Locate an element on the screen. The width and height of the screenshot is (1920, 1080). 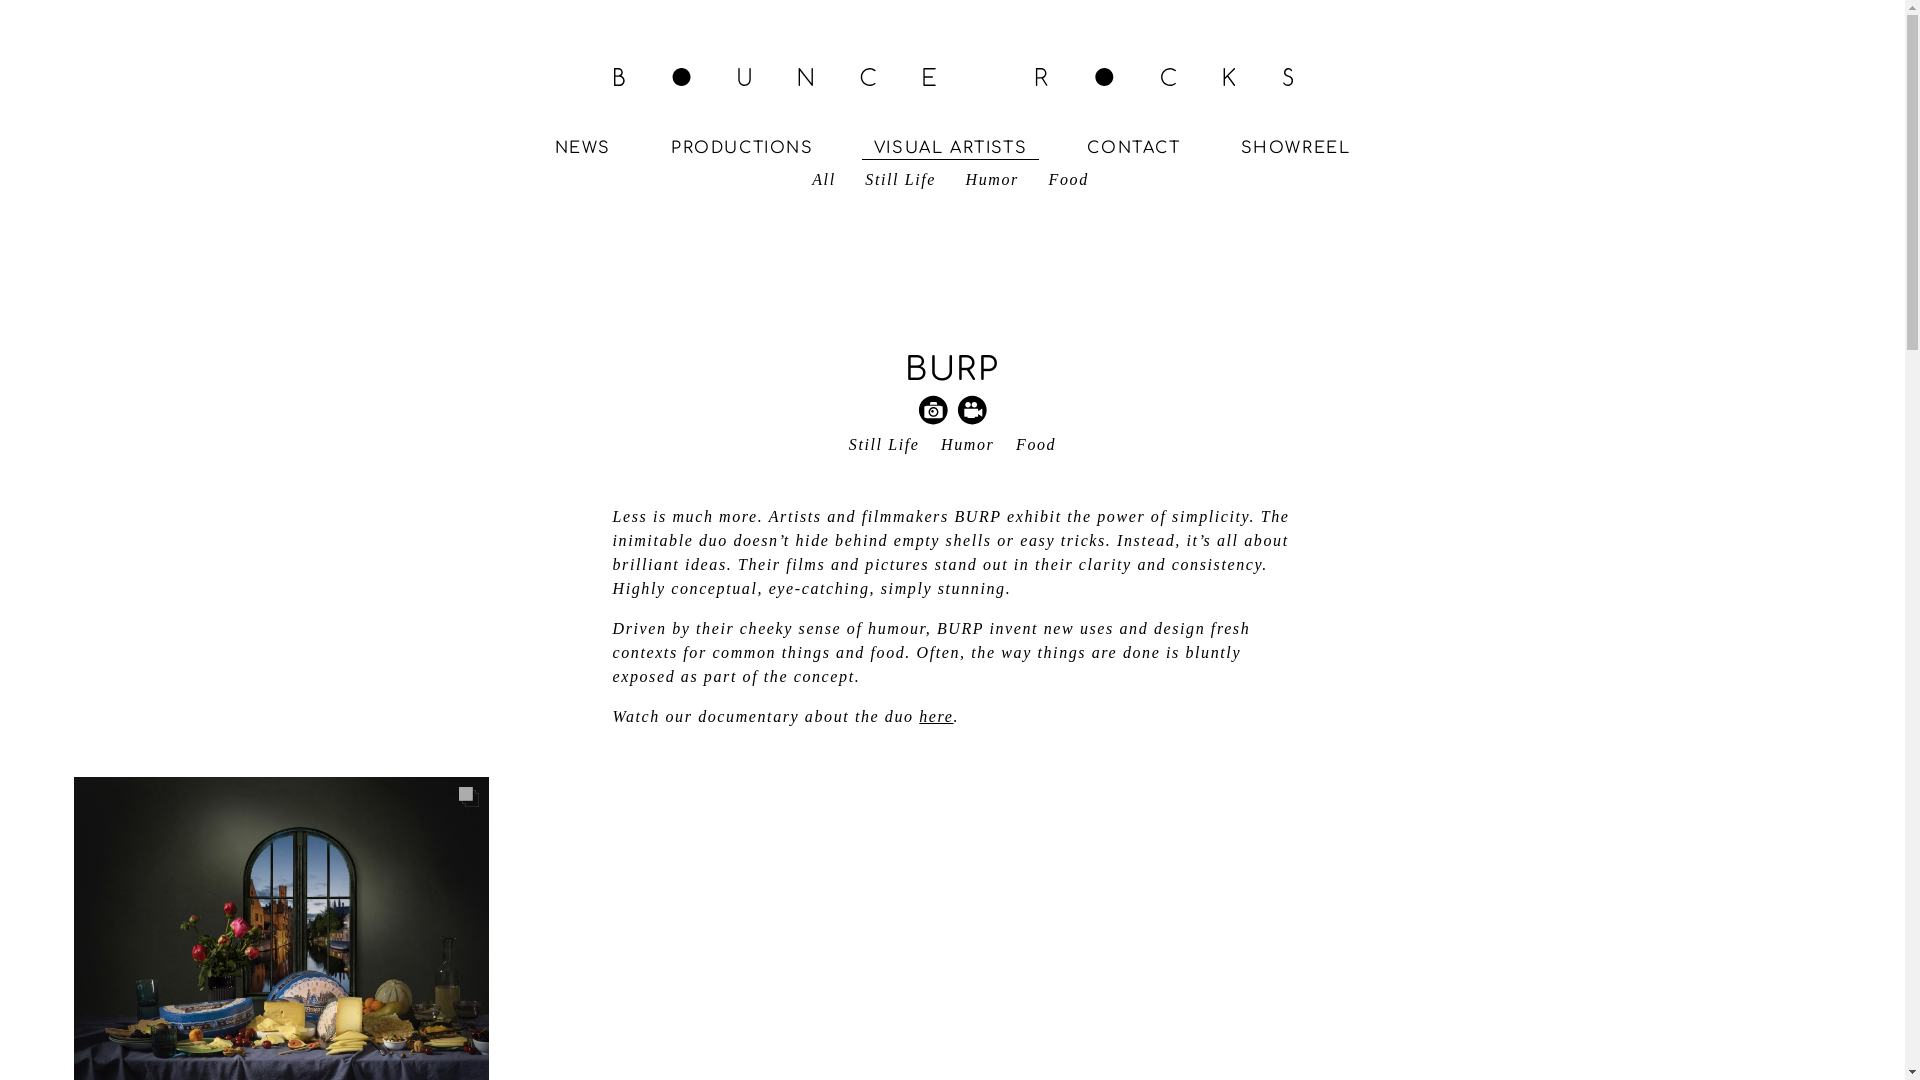
'All' is located at coordinates (823, 178).